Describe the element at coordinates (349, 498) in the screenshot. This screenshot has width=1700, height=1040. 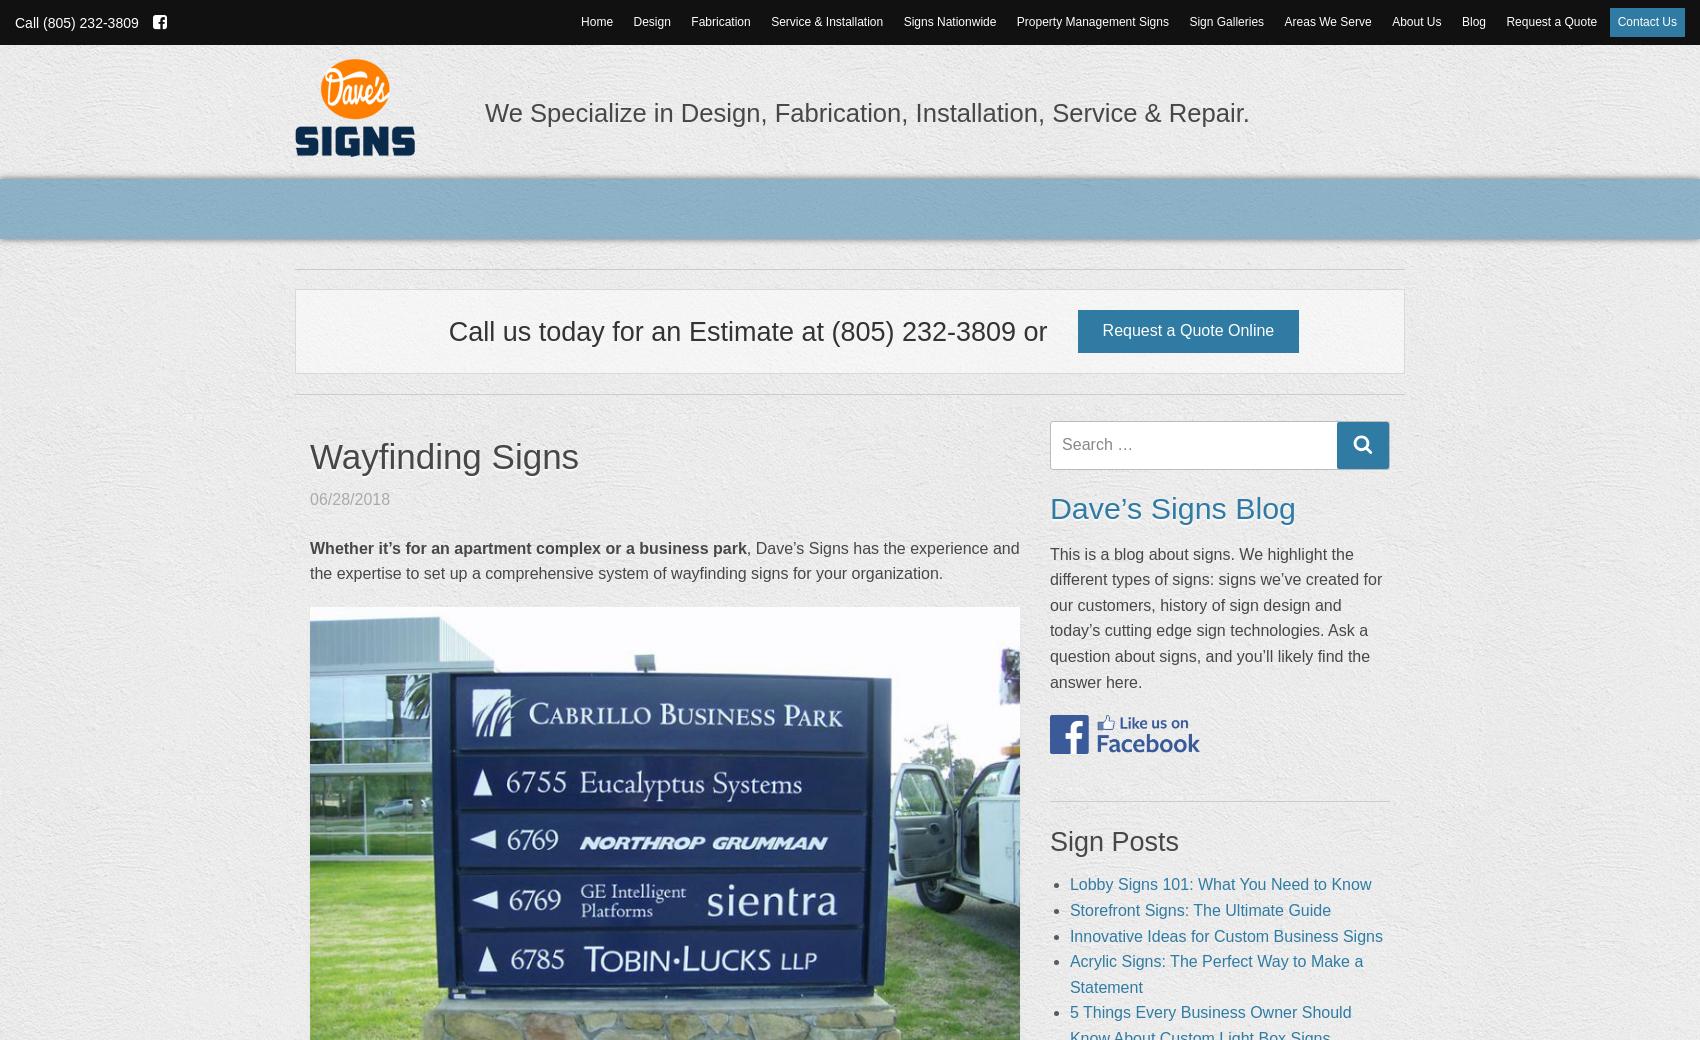
I see `'06/28/2018'` at that location.